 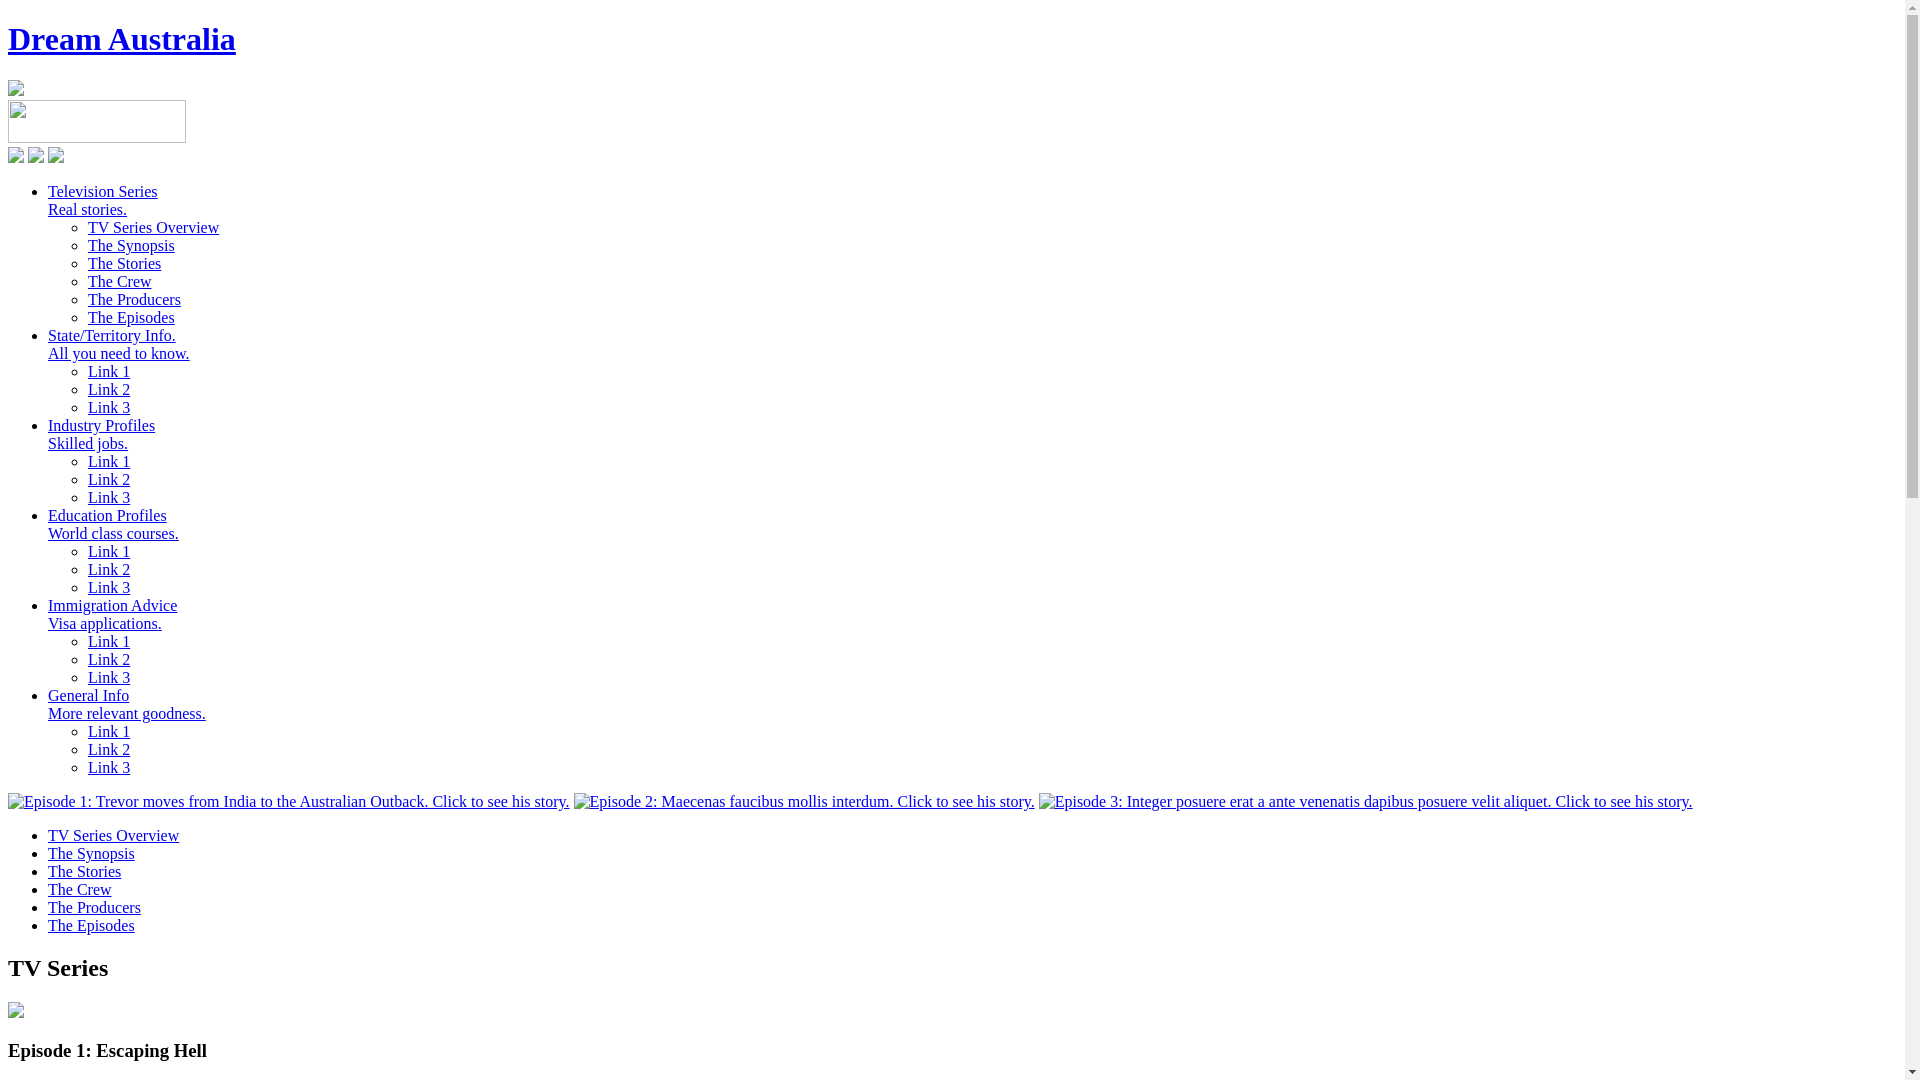 I want to click on 'Link 3', so click(x=108, y=586).